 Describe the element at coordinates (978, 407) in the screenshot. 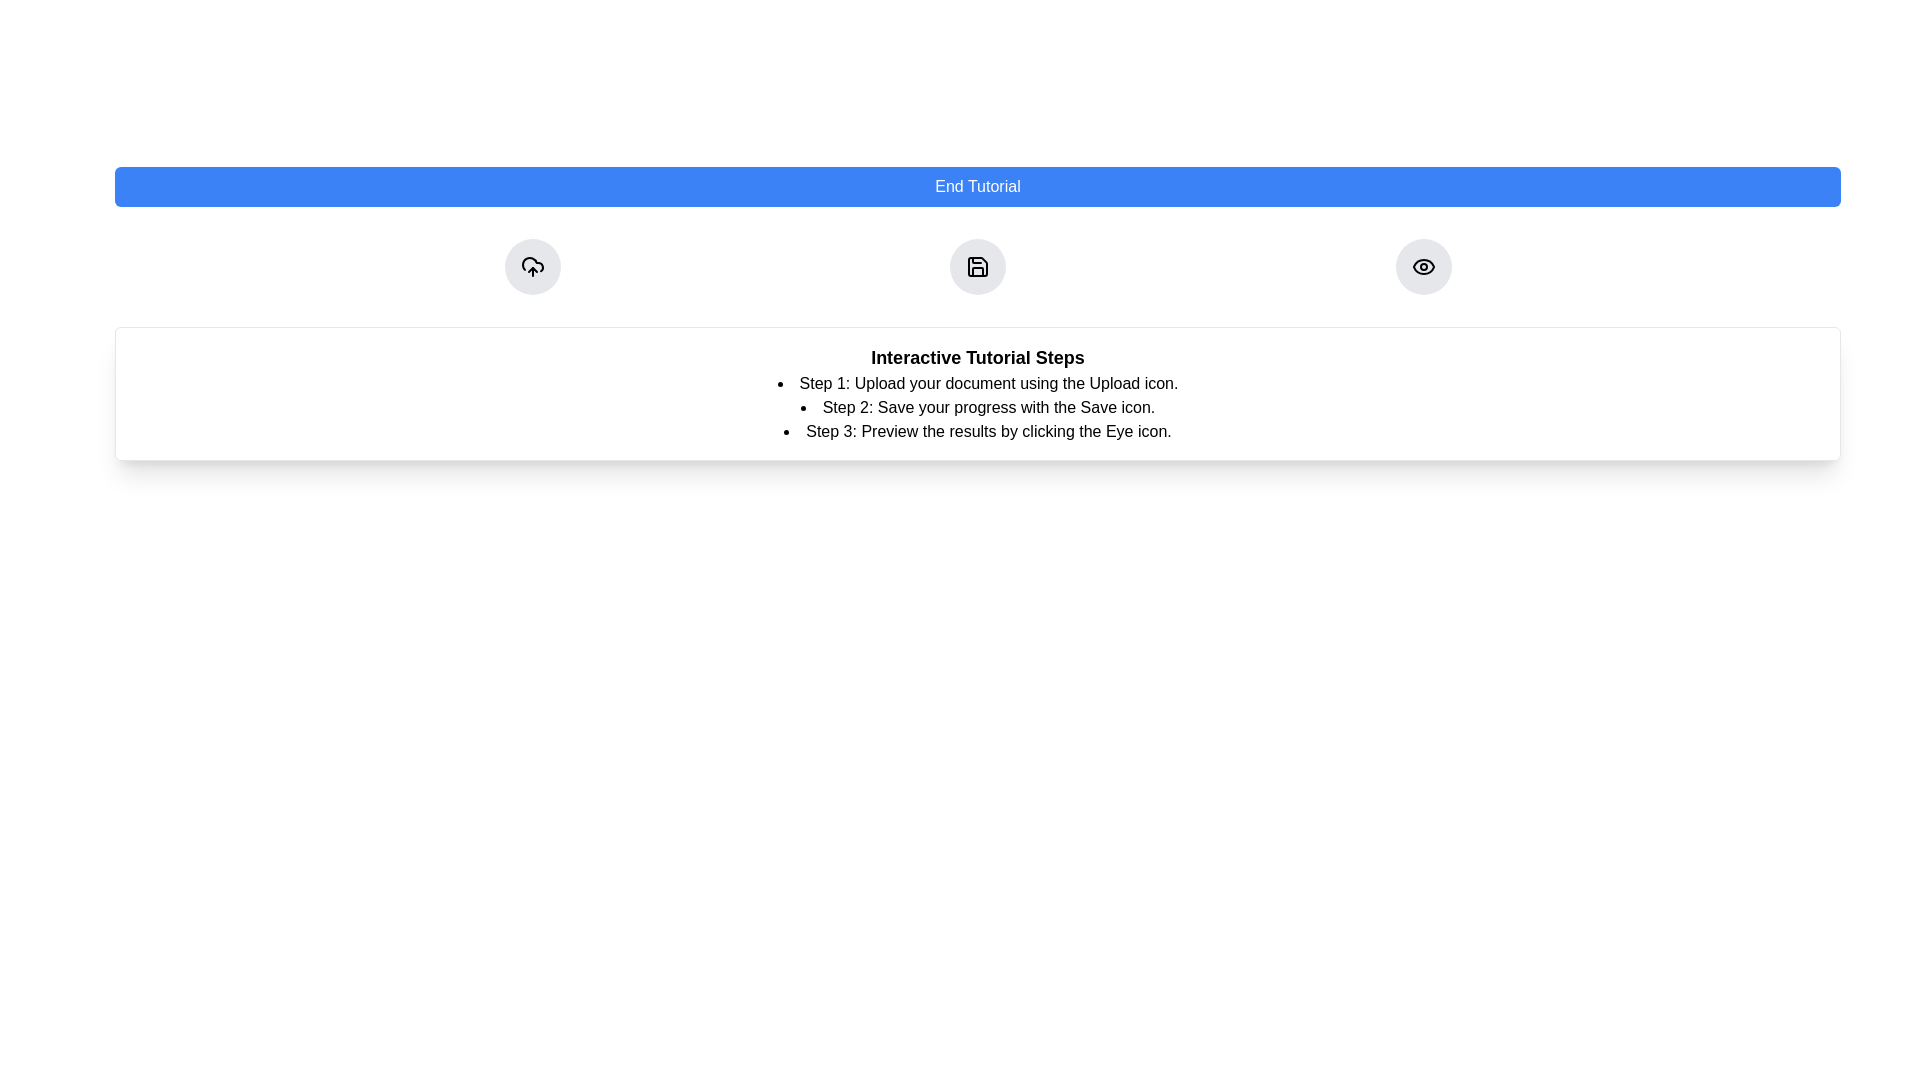

I see `the bulleted informational list containing the tutorial steps labeled 'Step 1', 'Step 2', and 'Step 3', which is located in the 'Interactive Tutorial Steps' section` at that location.